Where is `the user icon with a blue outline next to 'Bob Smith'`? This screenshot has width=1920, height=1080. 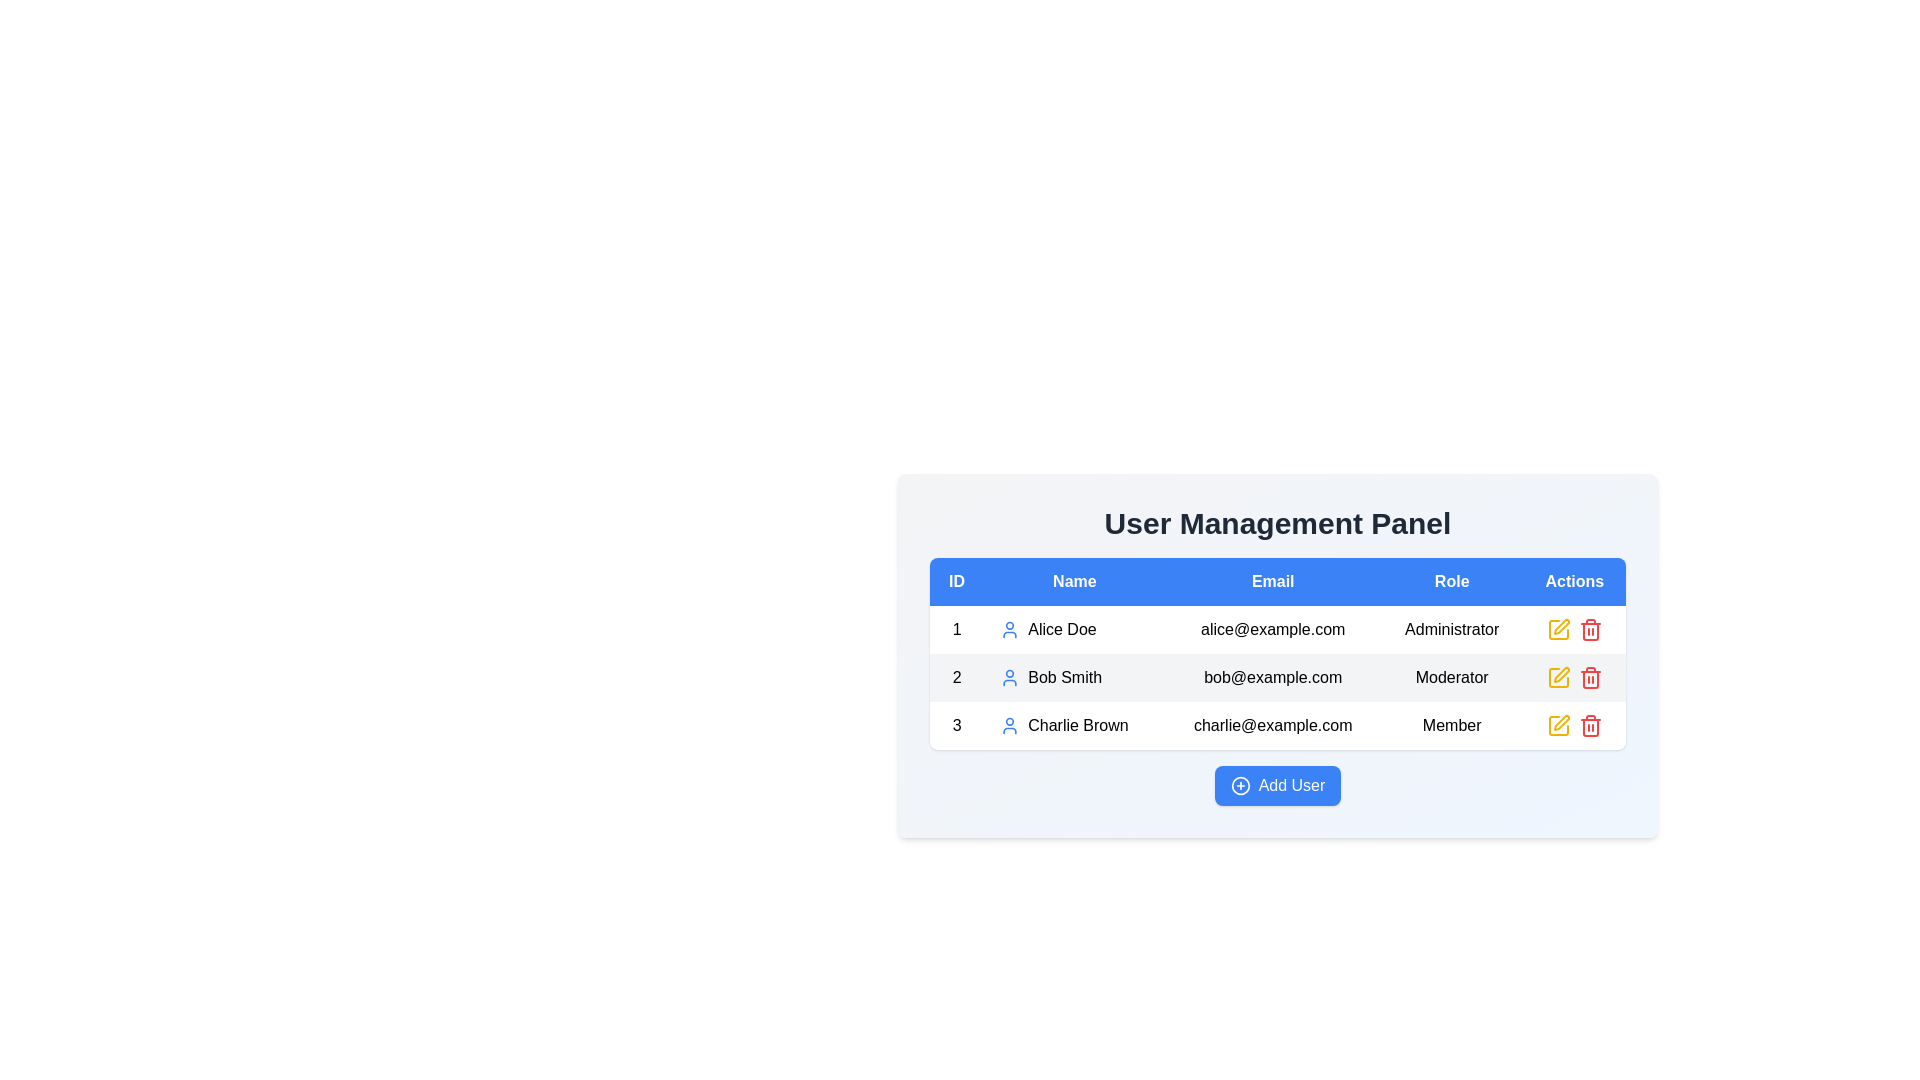
the user icon with a blue outline next to 'Bob Smith' is located at coordinates (1010, 677).